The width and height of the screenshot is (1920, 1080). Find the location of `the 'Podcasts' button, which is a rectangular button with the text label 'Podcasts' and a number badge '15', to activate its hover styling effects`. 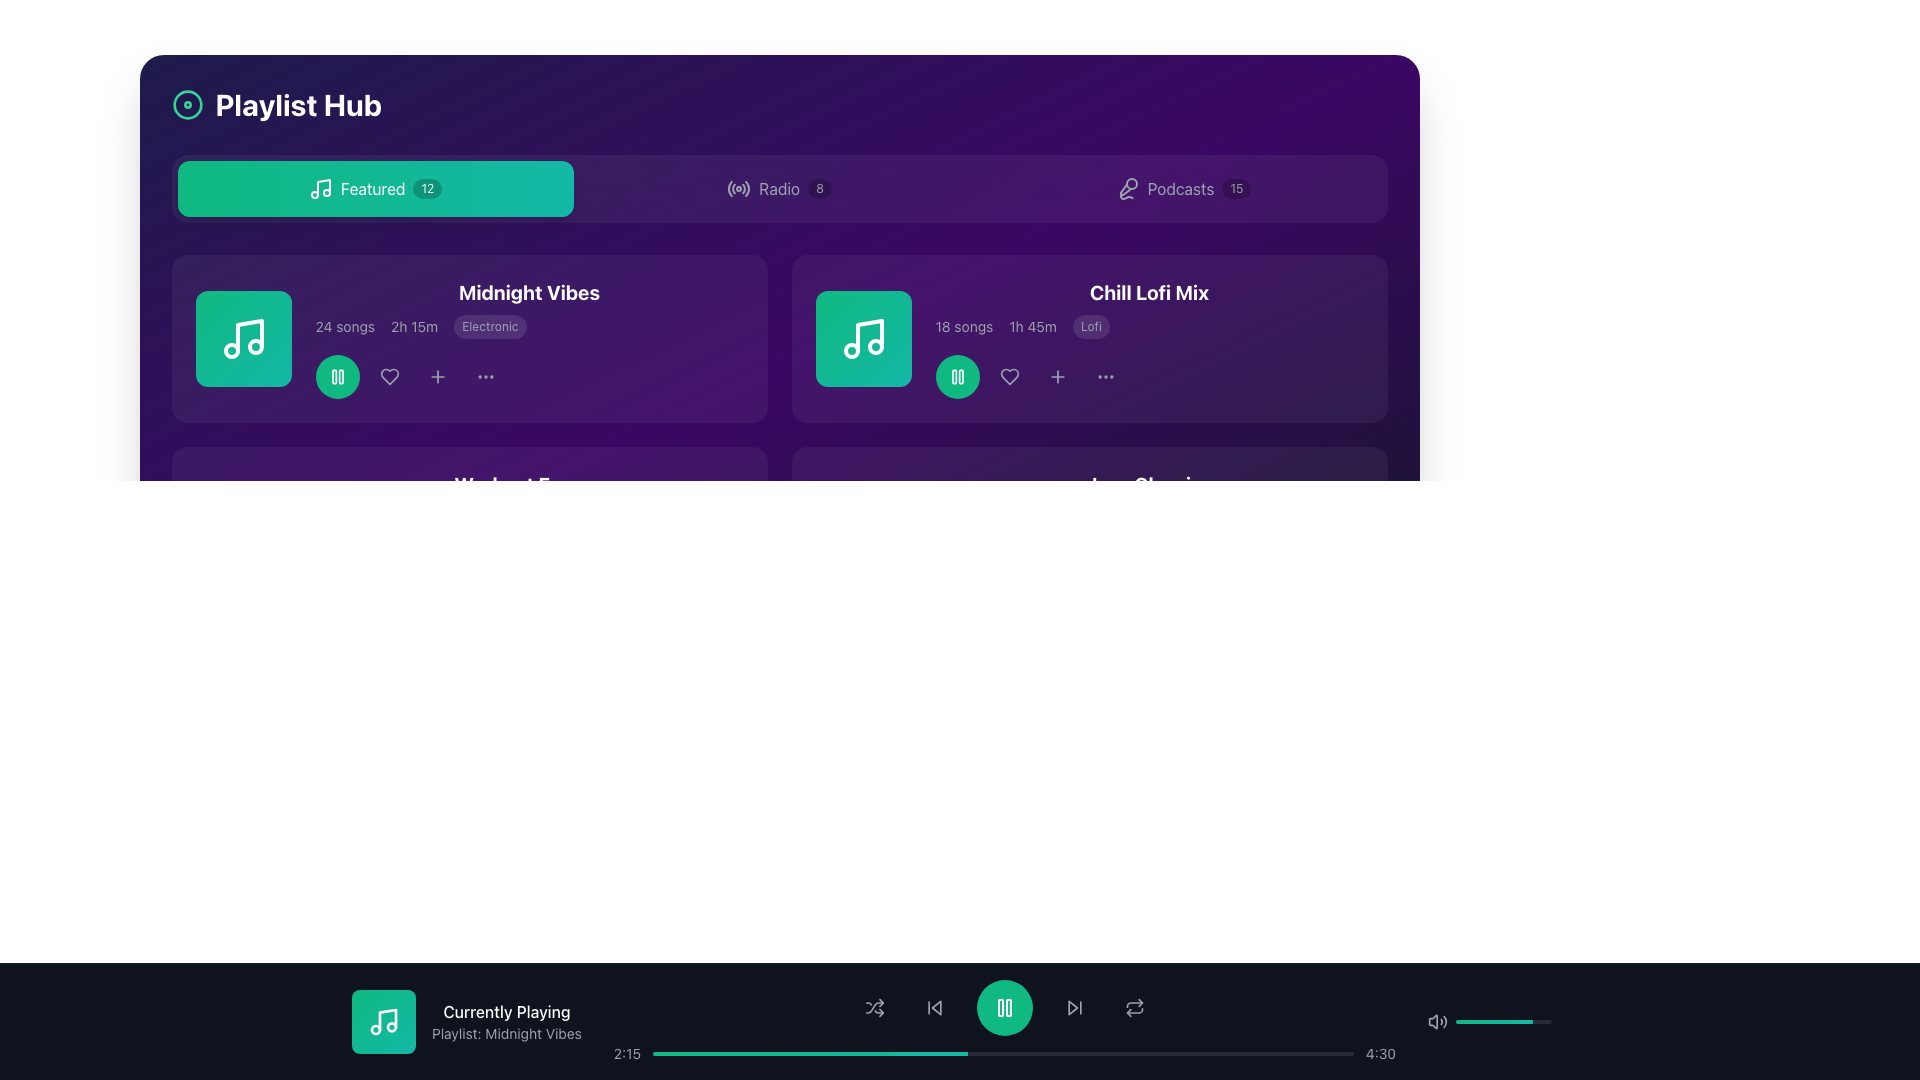

the 'Podcasts' button, which is a rectangular button with the text label 'Podcasts' and a number badge '15', to activate its hover styling effects is located at coordinates (1183, 189).